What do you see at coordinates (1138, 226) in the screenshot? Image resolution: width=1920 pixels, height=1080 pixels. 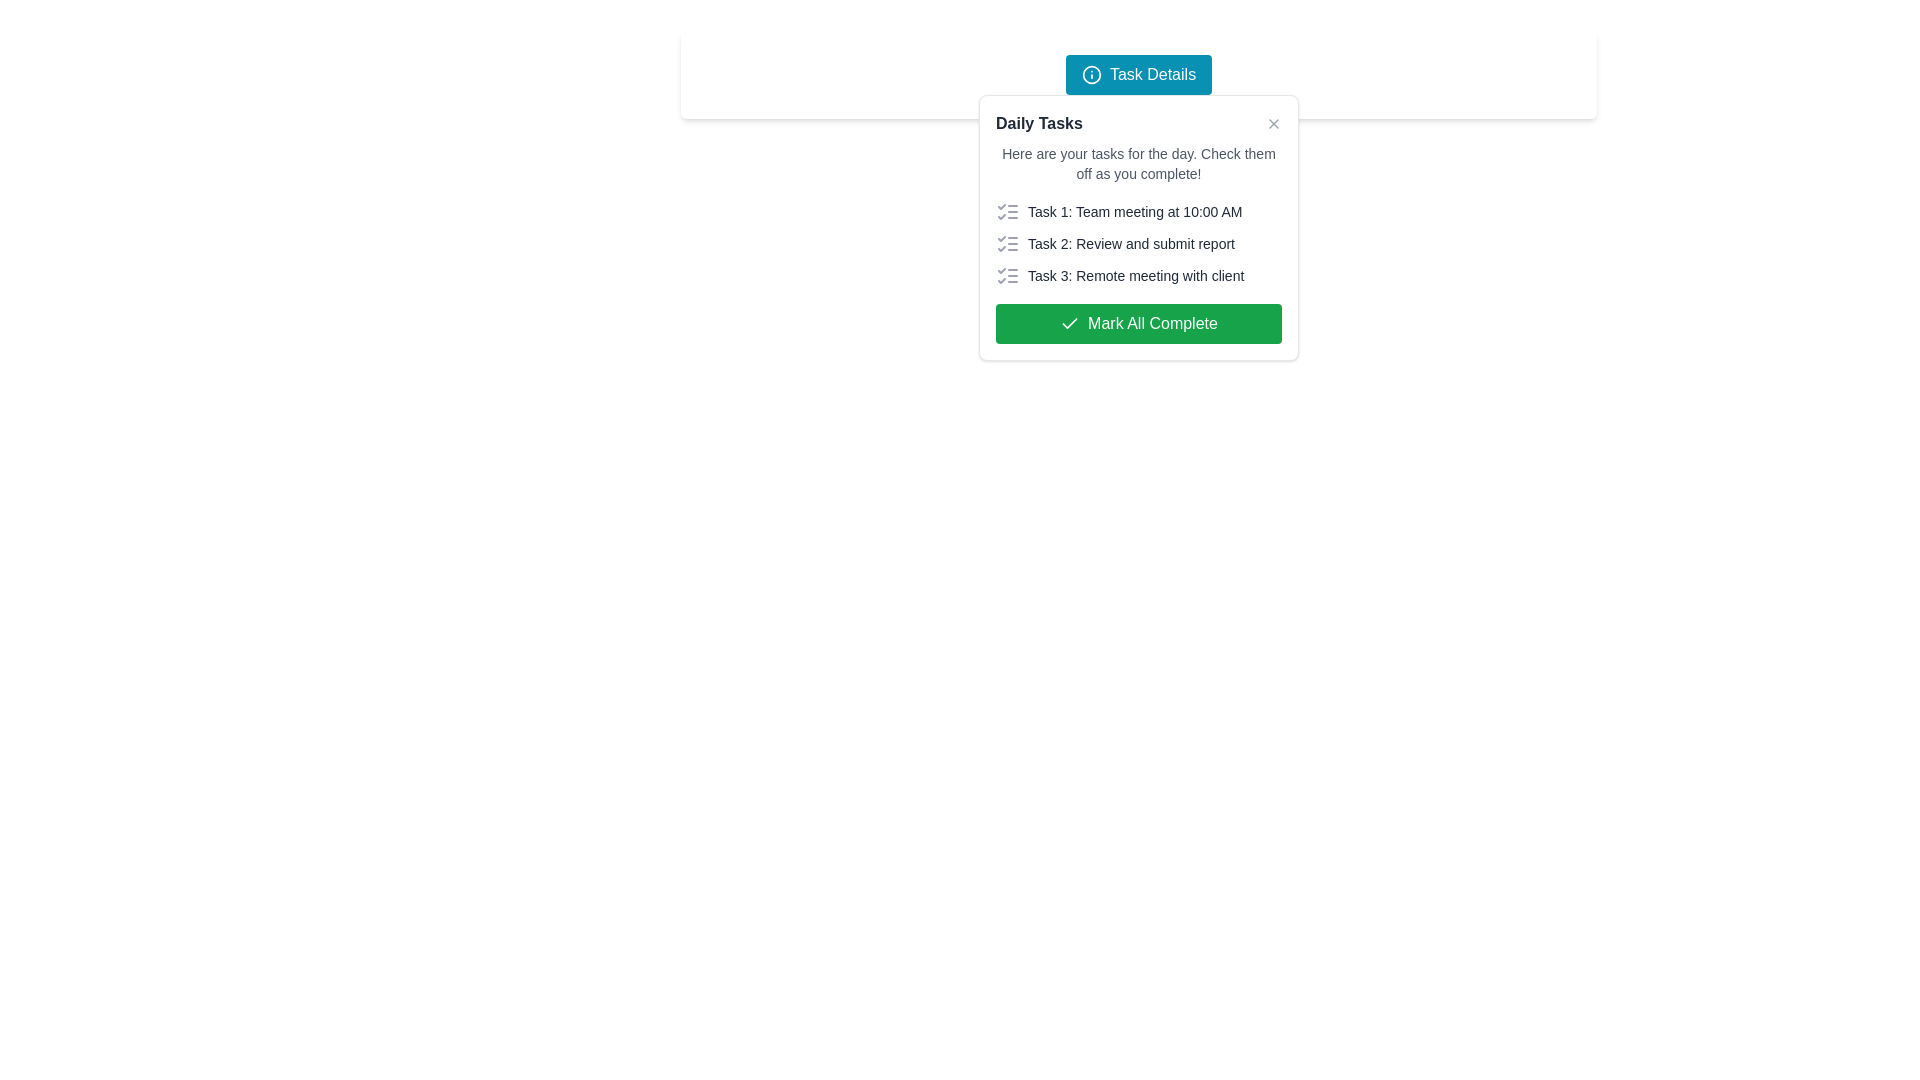 I see `or click on individual tasks within the composite UI component that displays a list of daily tasks for user interaction` at bounding box center [1138, 226].